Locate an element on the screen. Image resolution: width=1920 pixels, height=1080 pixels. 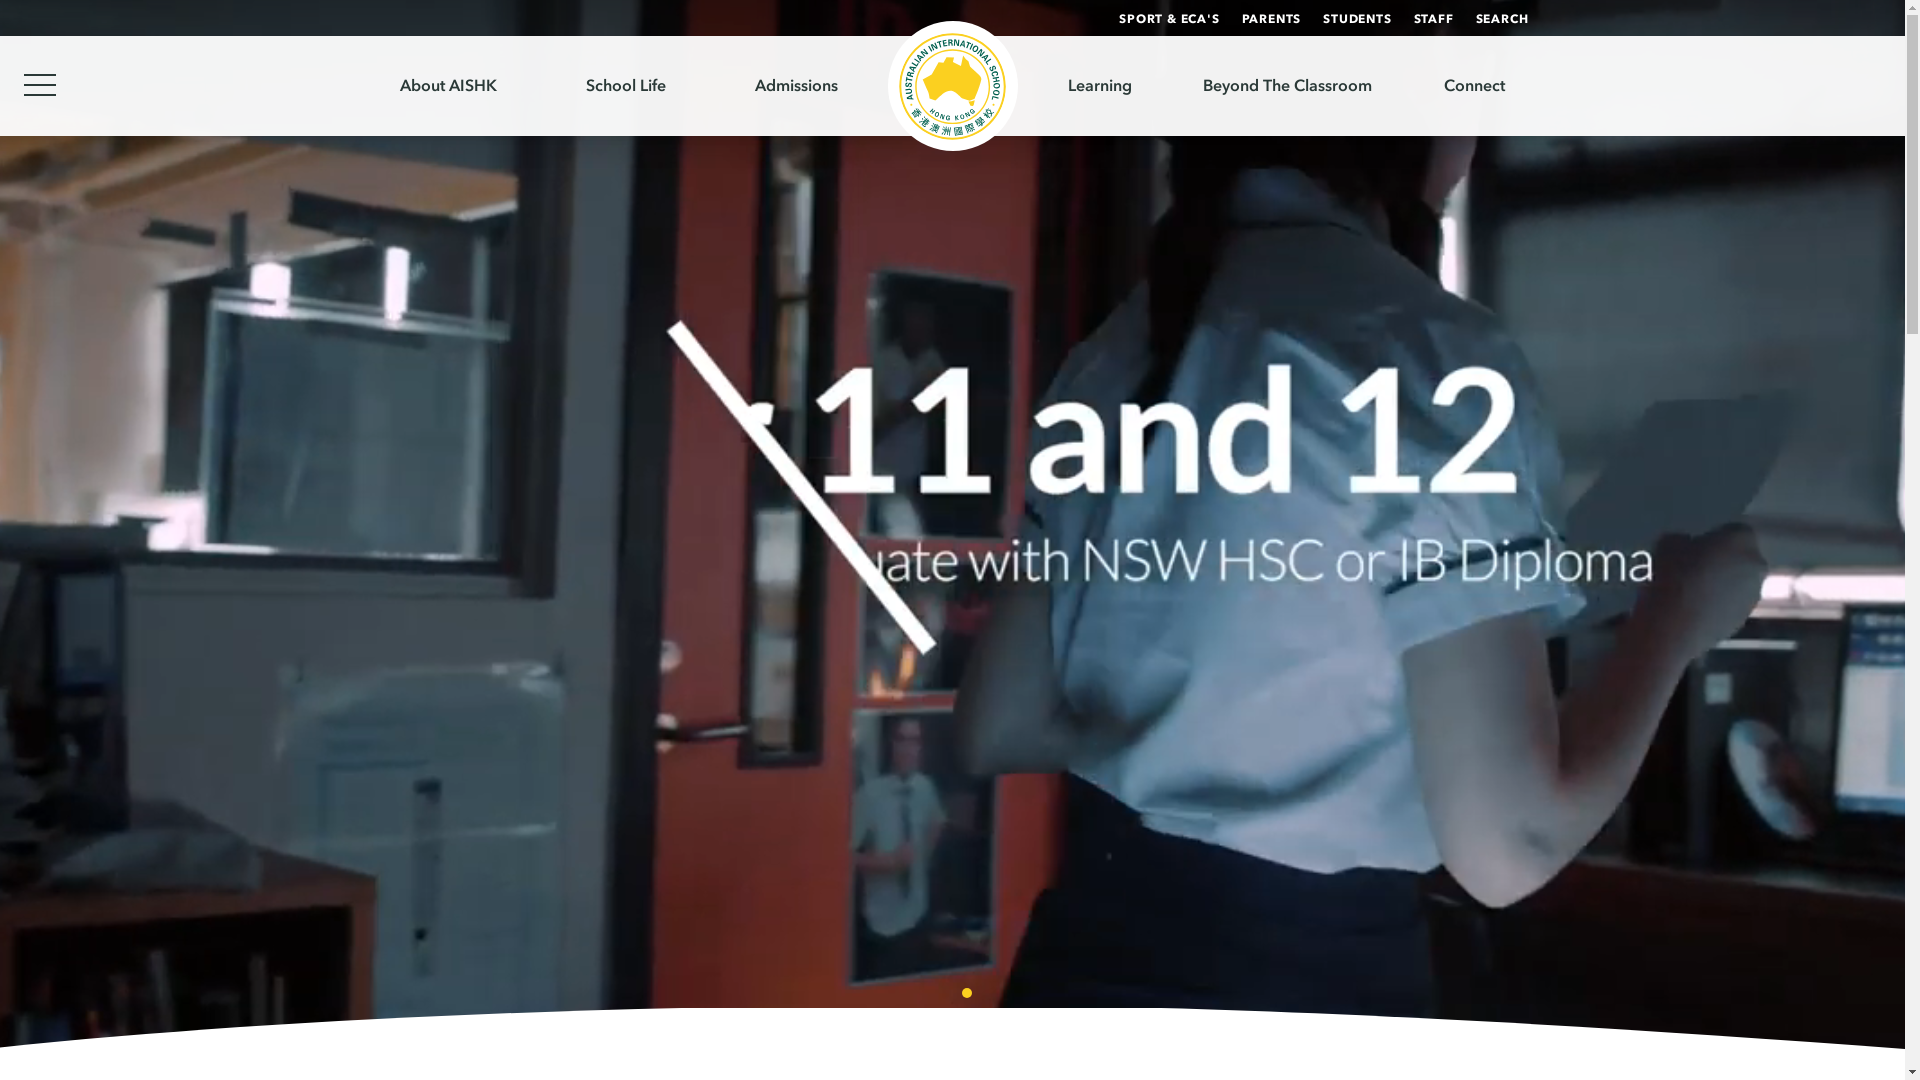
'STUDENTS' is located at coordinates (1357, 19).